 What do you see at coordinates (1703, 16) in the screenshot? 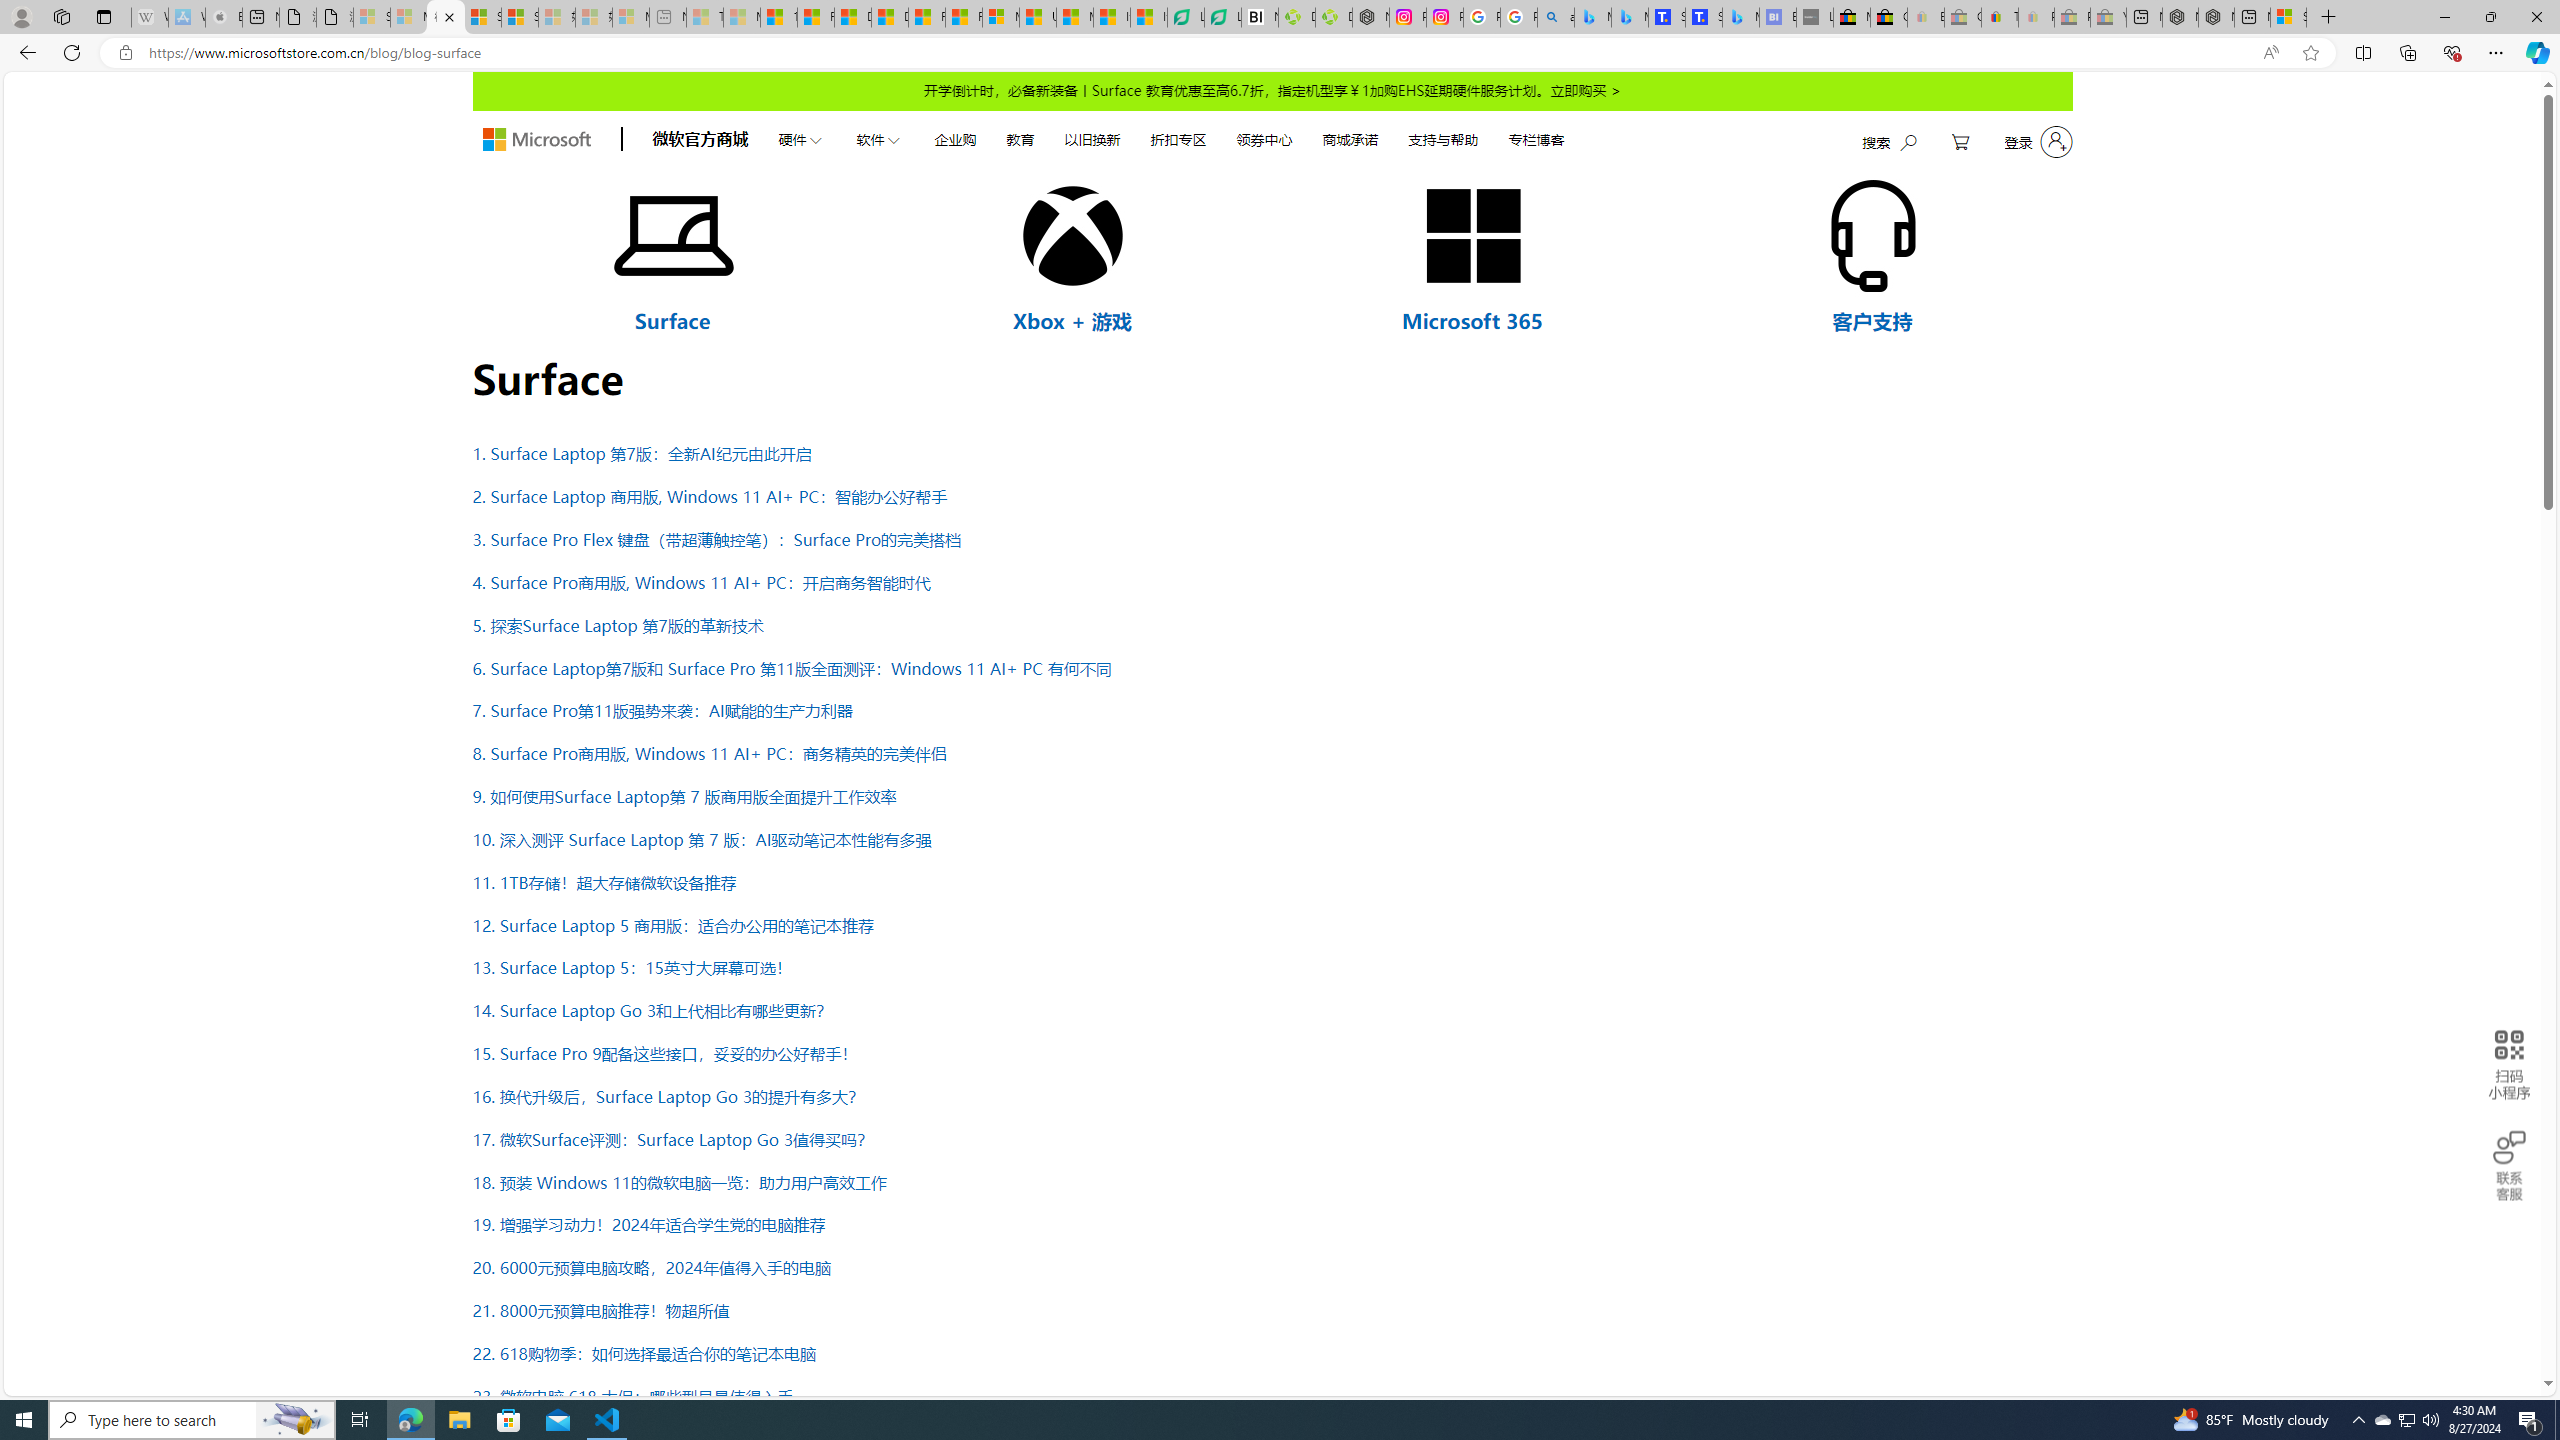
I see `'Shangri-La Bangkok, Hotel reviews and Room rates'` at bounding box center [1703, 16].